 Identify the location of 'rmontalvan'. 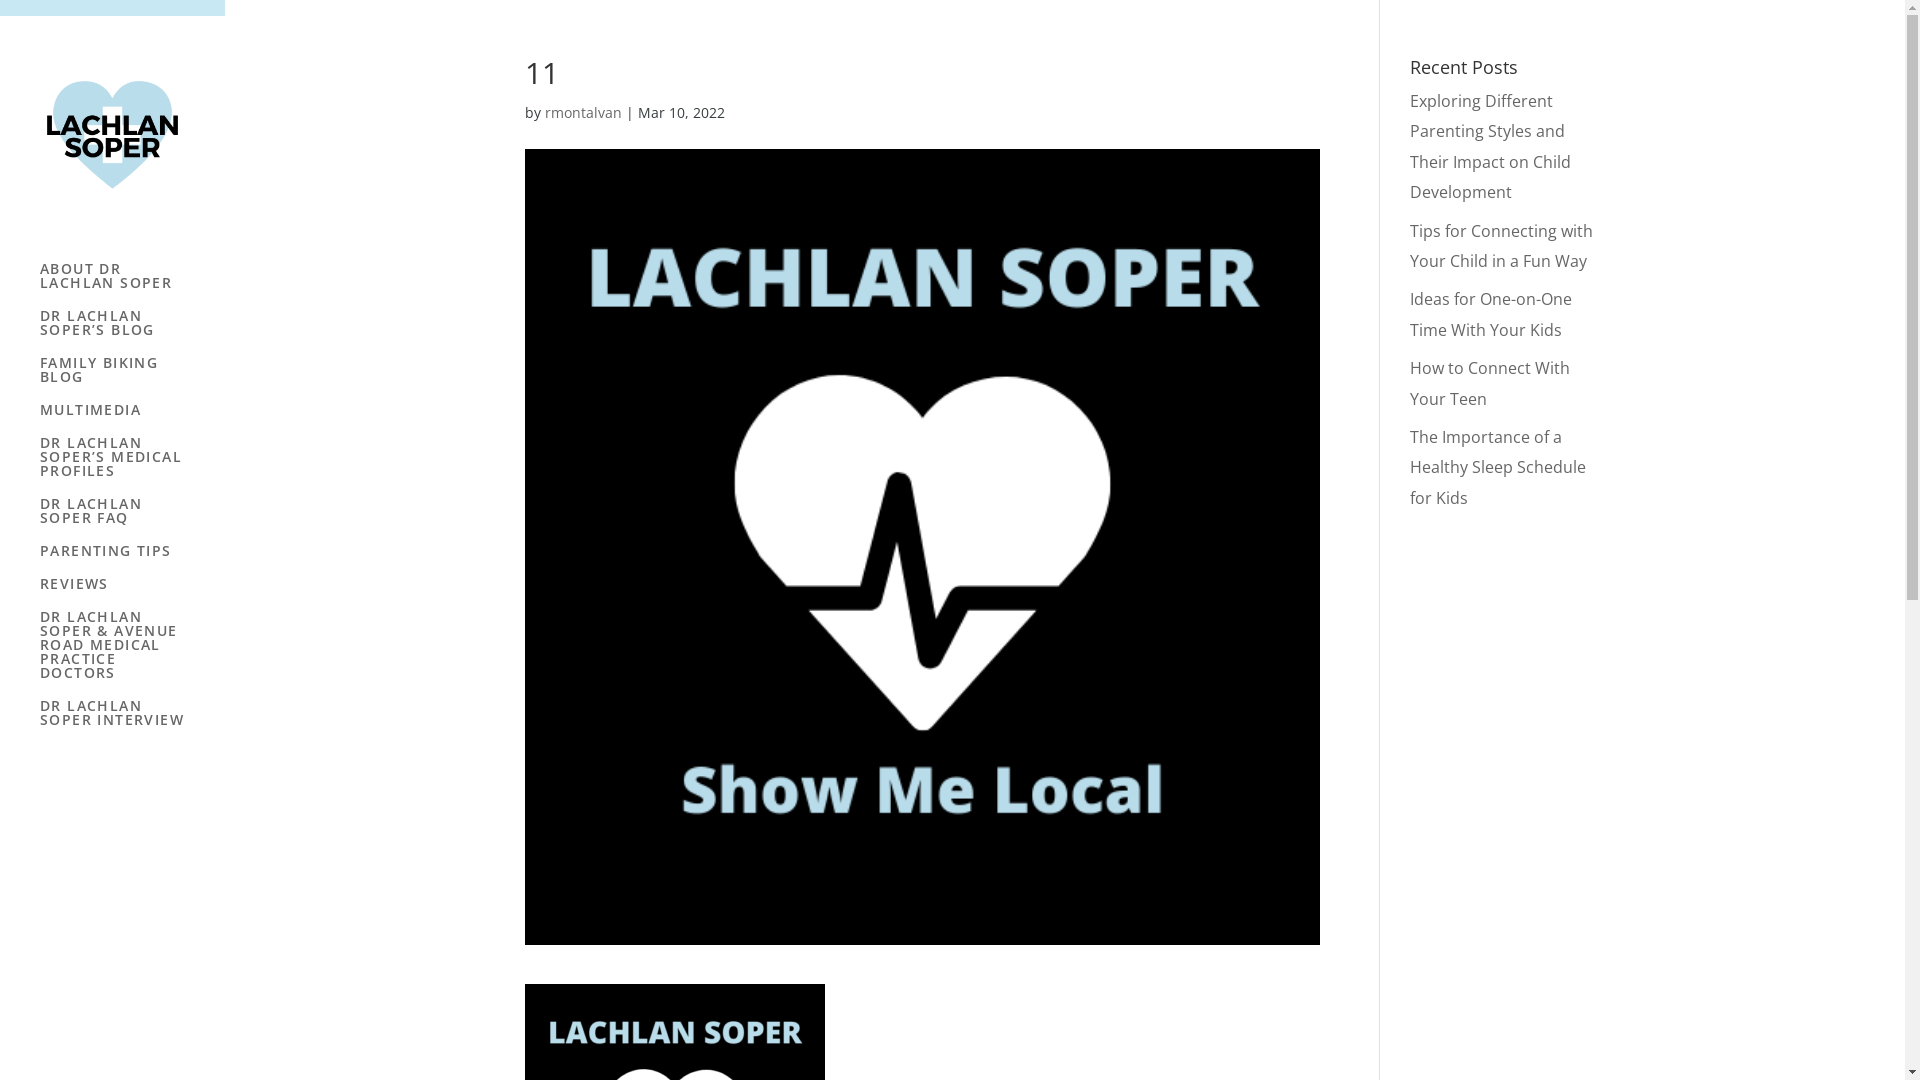
(582, 112).